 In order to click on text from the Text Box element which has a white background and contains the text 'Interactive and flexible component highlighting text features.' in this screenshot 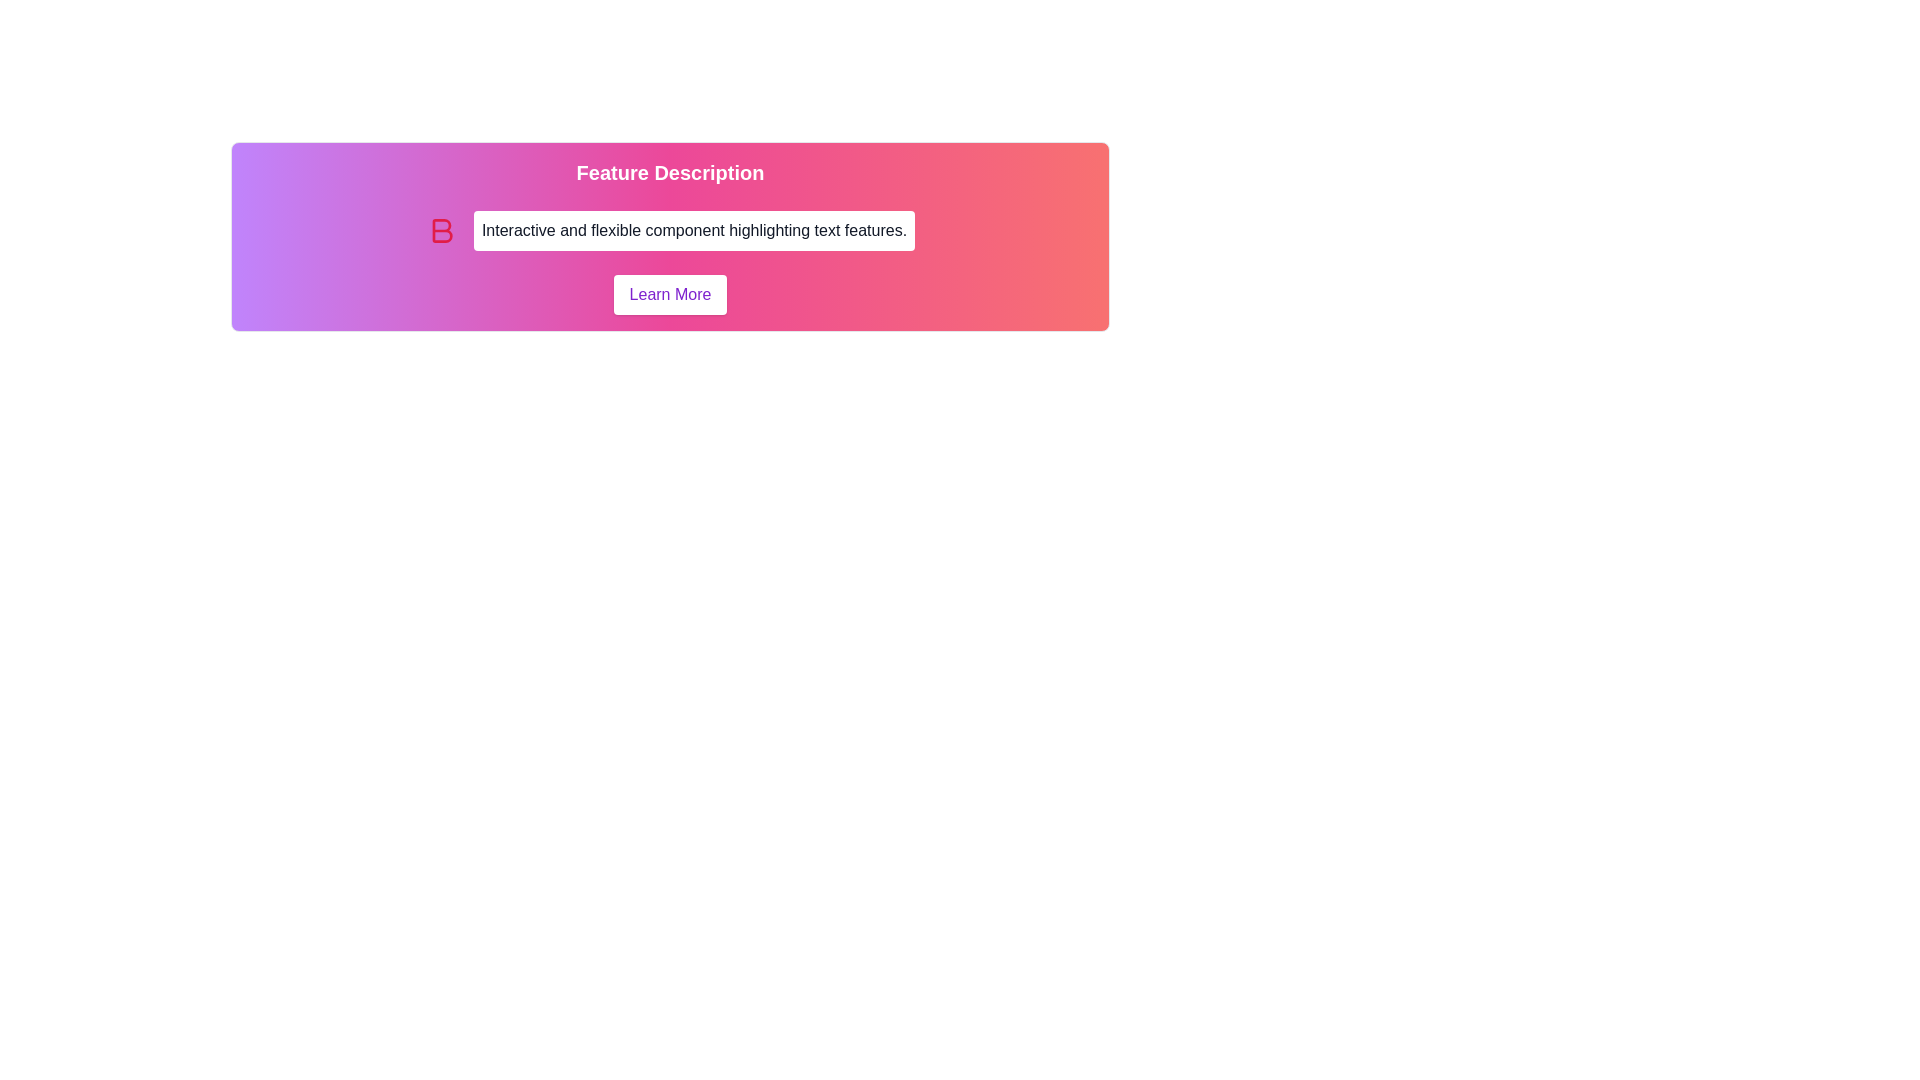, I will do `click(694, 230)`.